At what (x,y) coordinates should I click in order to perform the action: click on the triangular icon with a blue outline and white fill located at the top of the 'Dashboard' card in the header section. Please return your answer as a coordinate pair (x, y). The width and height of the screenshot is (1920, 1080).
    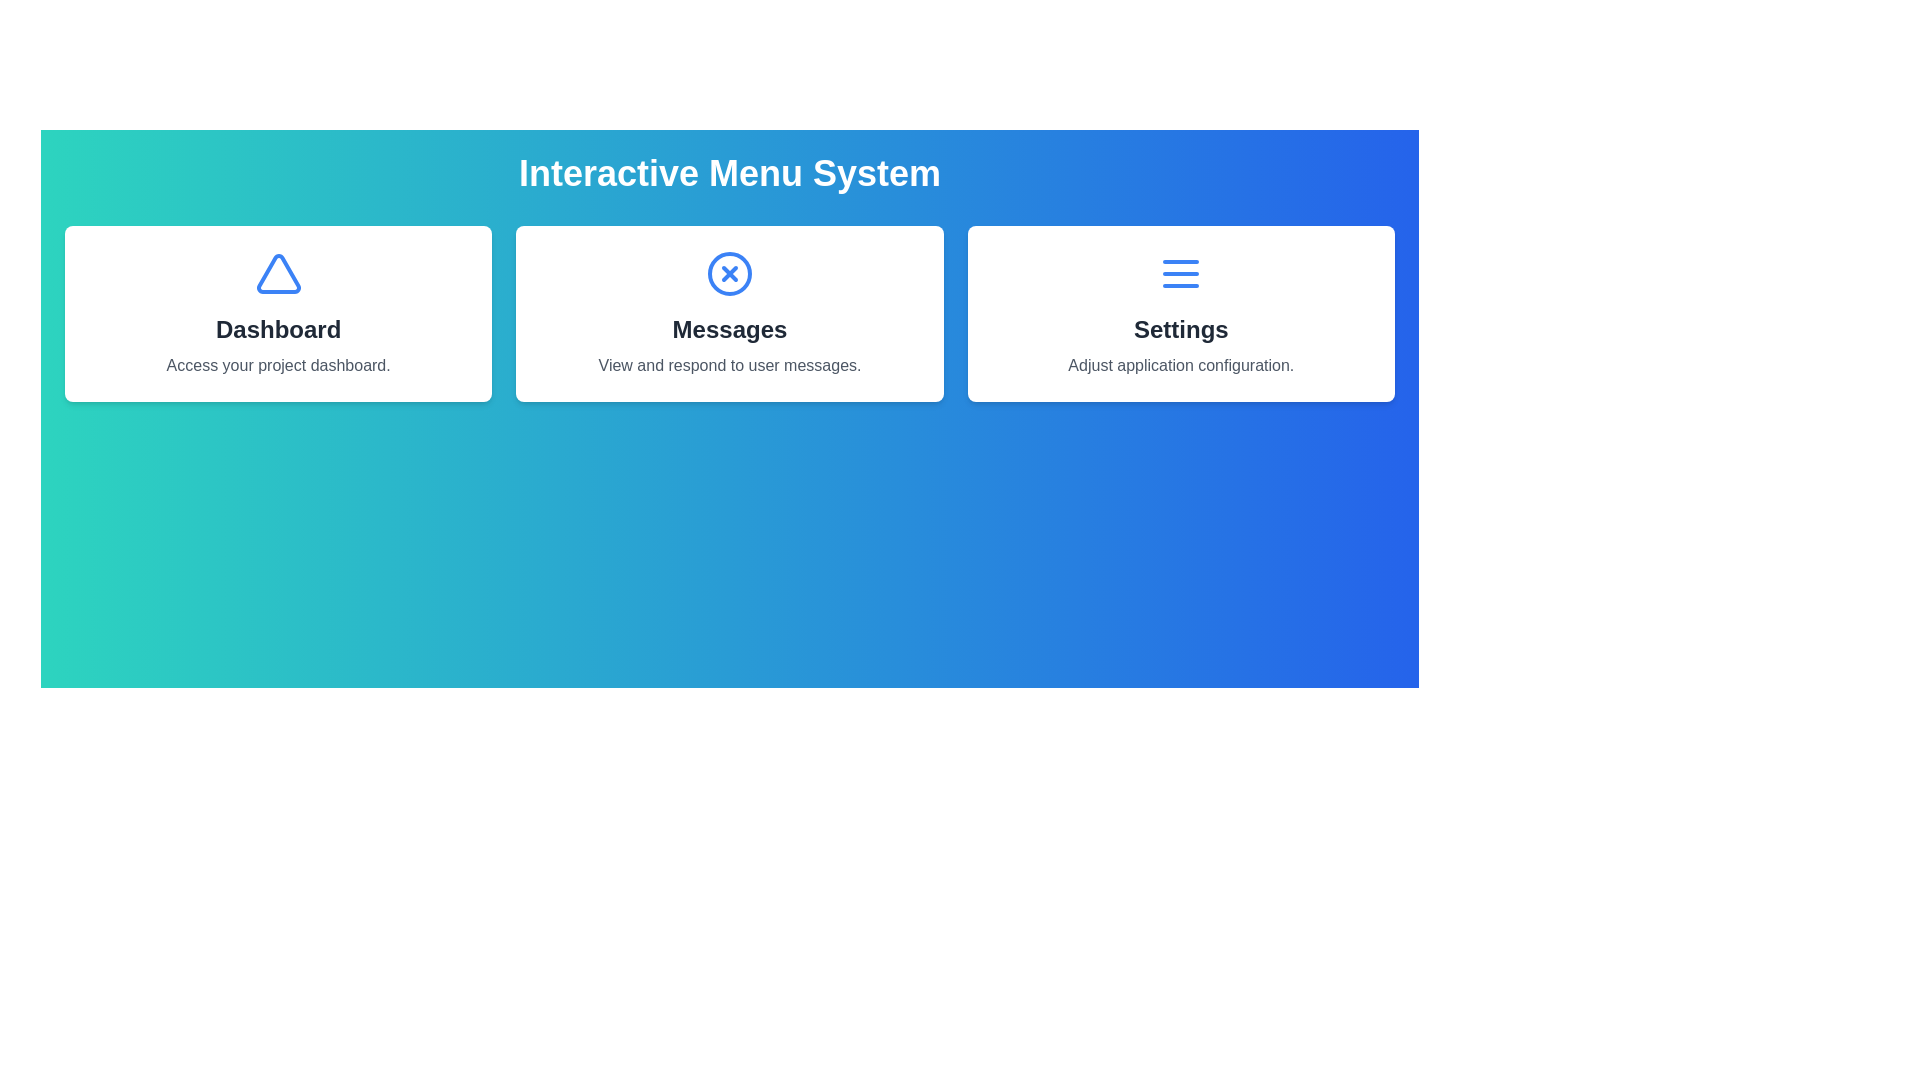
    Looking at the image, I should click on (277, 273).